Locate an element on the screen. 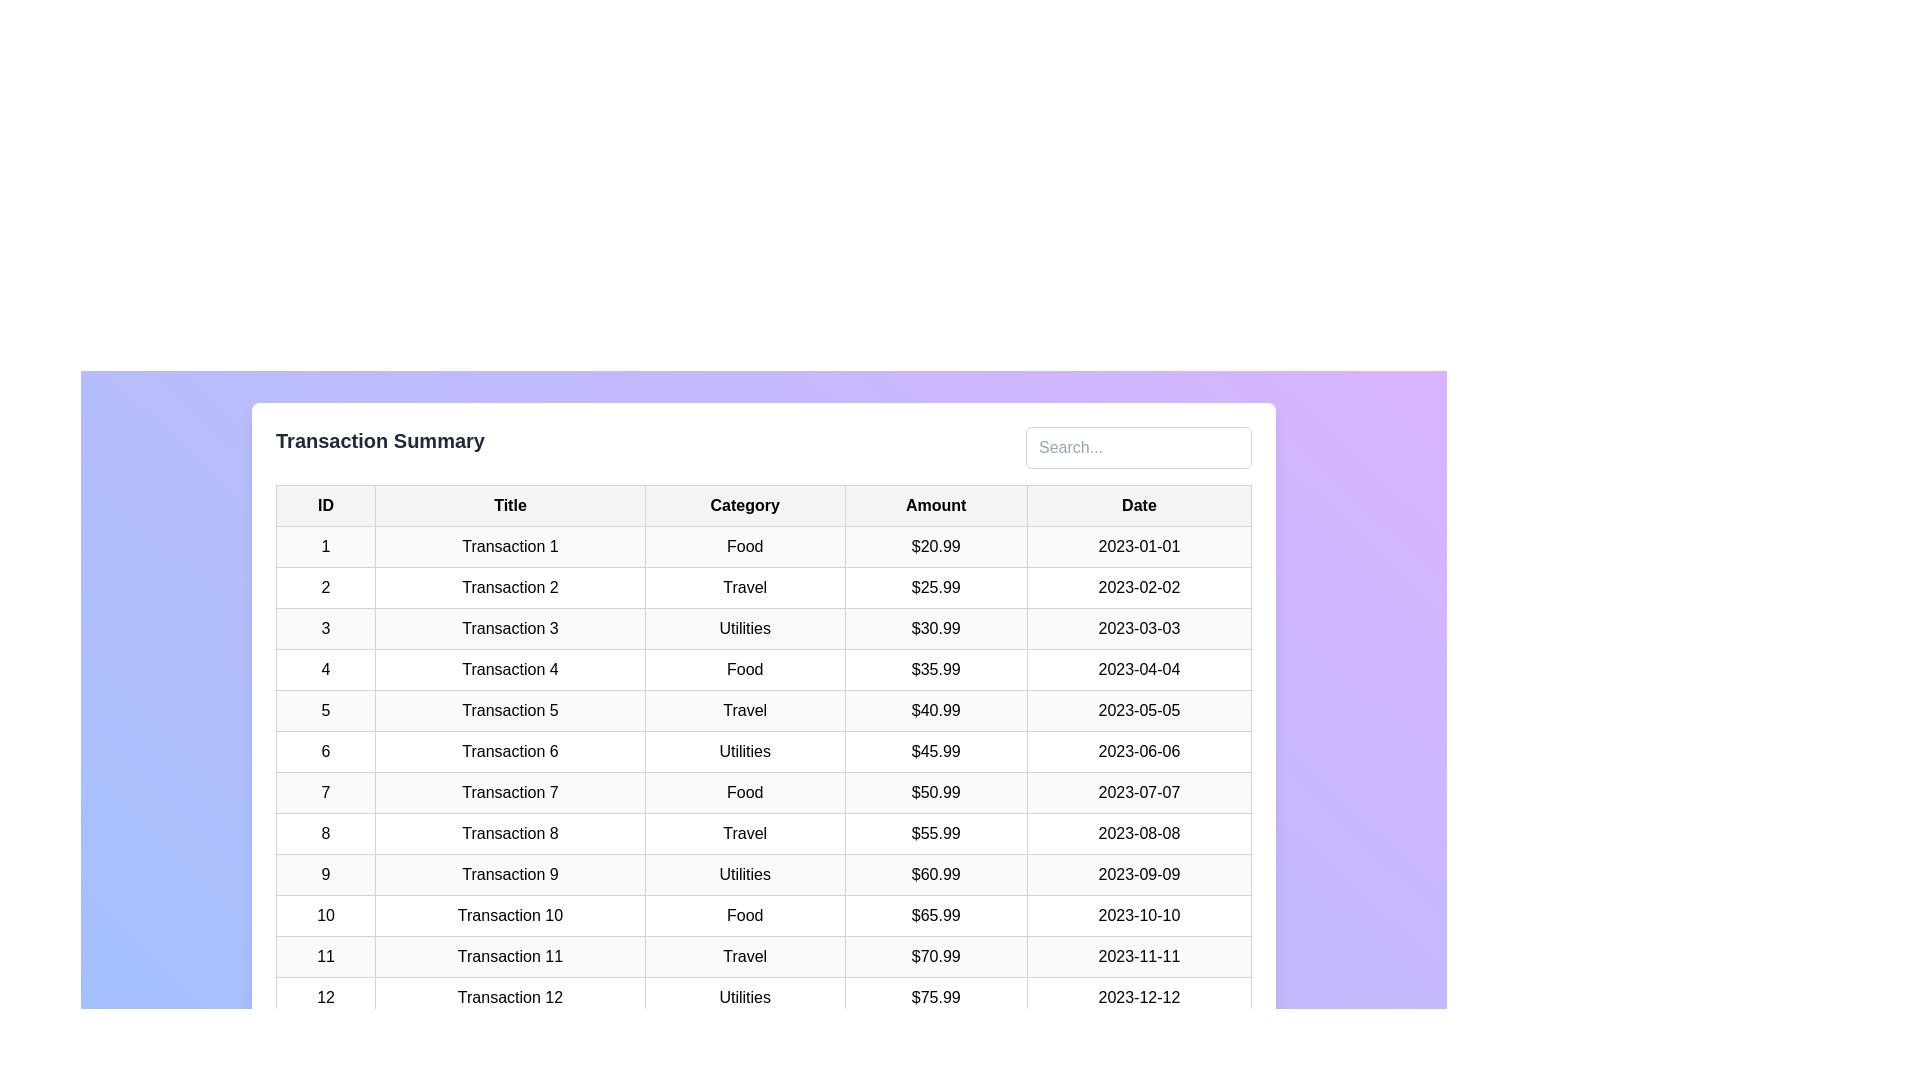 This screenshot has width=1920, height=1080. the Title column header to sort the table is located at coordinates (510, 504).